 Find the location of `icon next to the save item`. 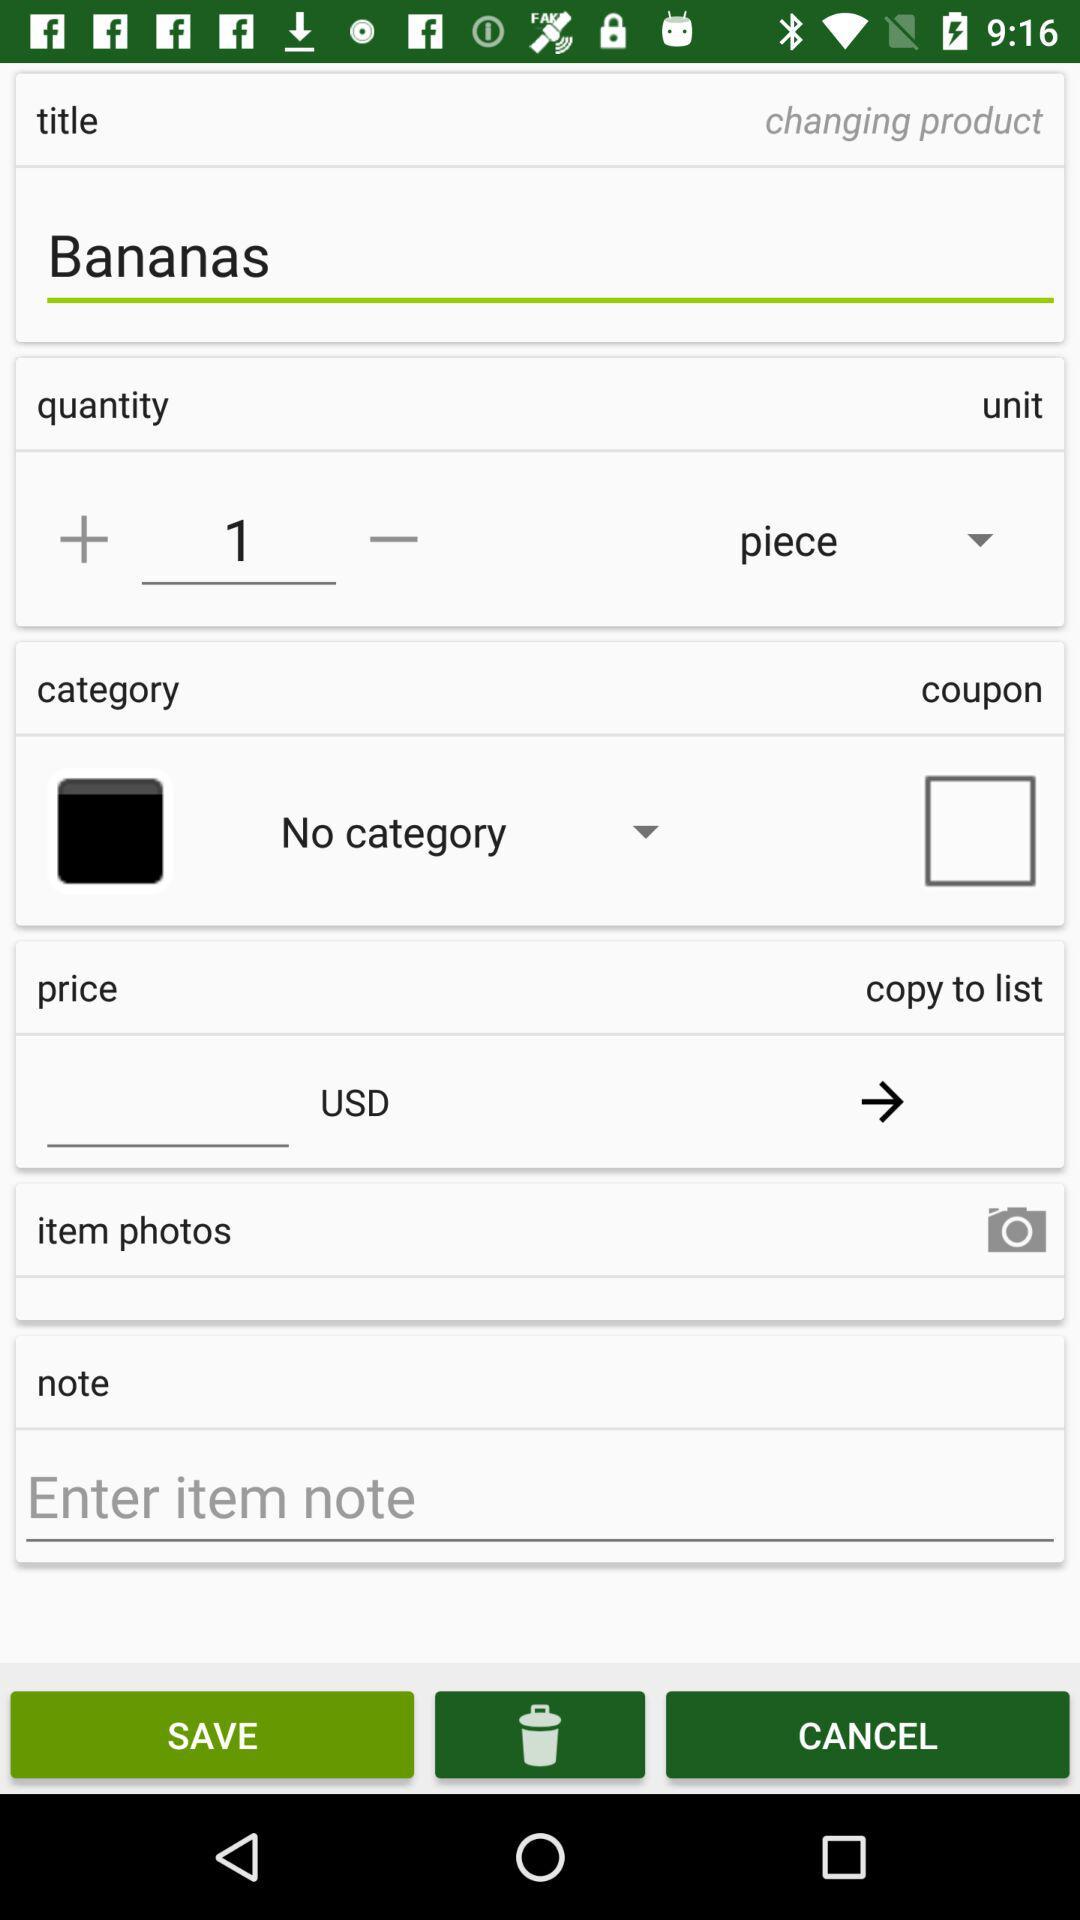

icon next to the save item is located at coordinates (540, 1733).